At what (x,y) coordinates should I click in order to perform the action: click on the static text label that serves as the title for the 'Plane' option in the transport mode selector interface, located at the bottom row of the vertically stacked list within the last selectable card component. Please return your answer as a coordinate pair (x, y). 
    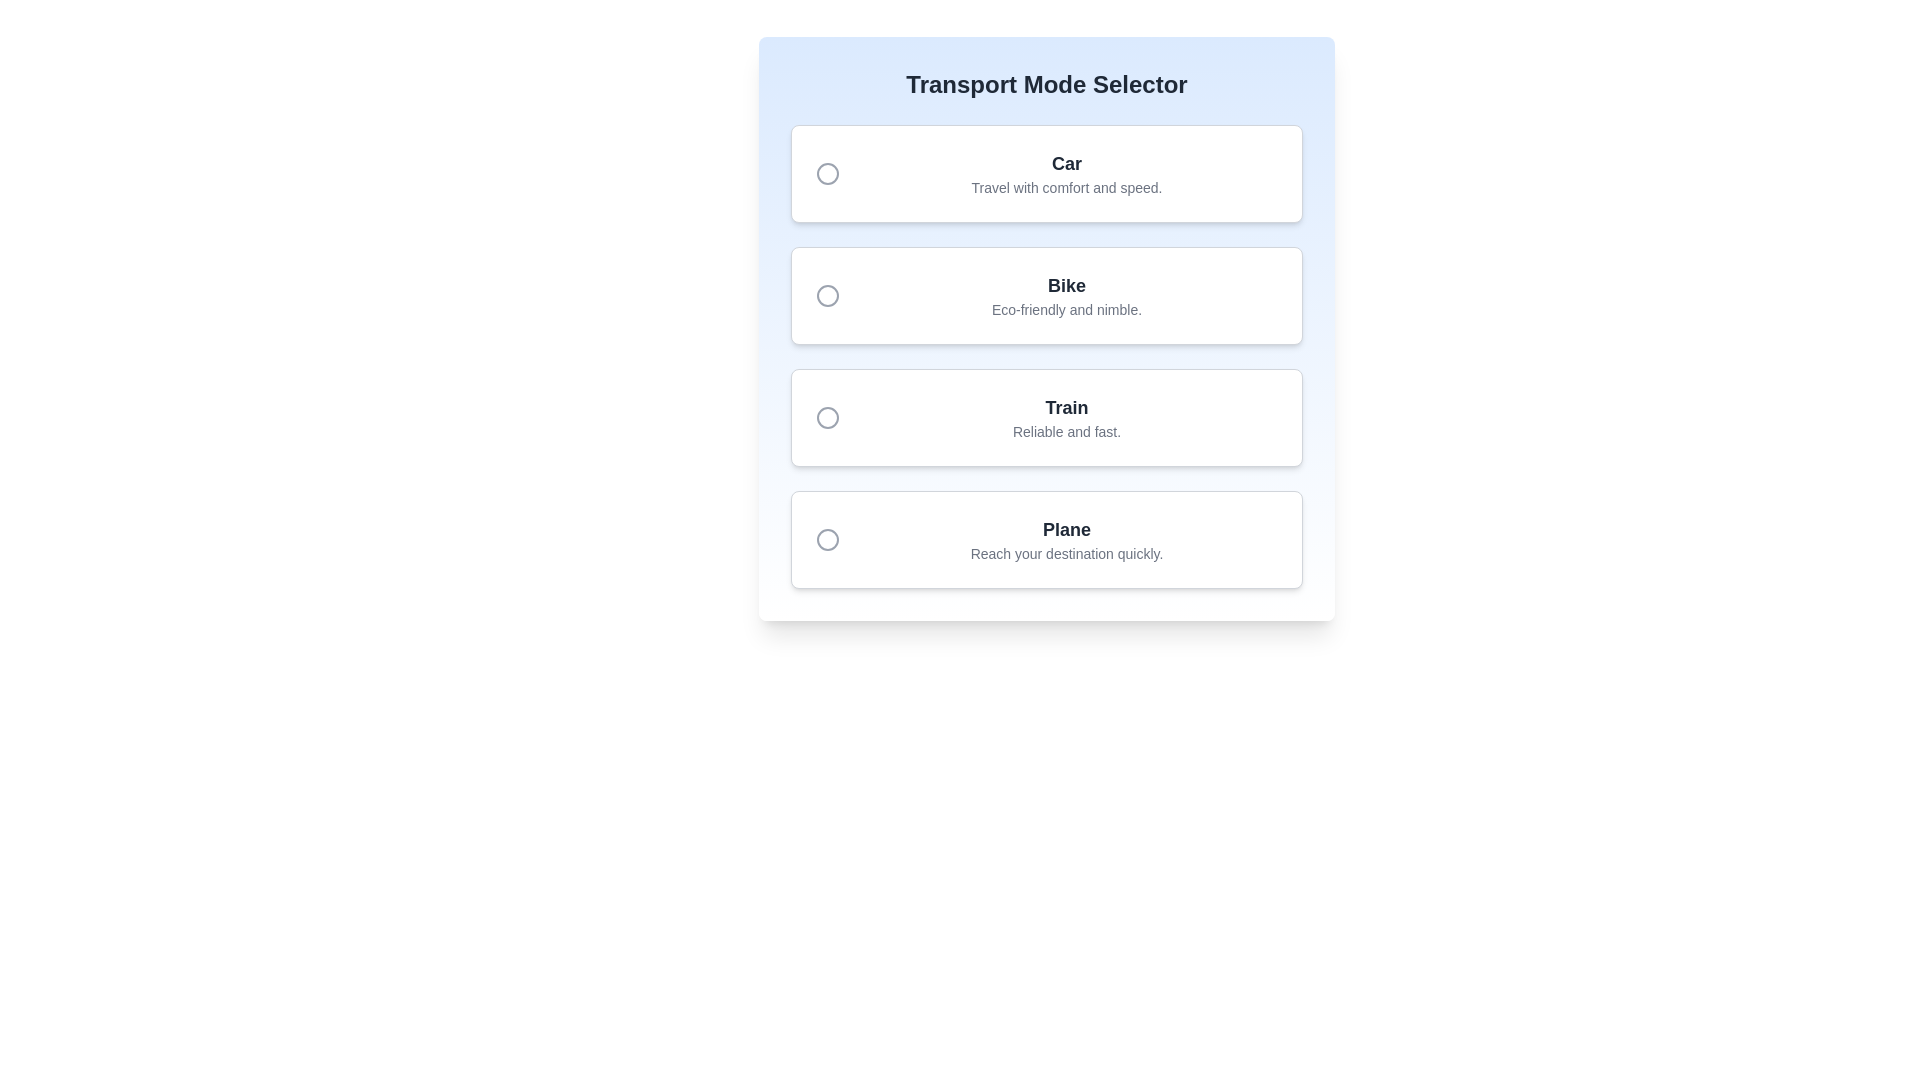
    Looking at the image, I should click on (1065, 528).